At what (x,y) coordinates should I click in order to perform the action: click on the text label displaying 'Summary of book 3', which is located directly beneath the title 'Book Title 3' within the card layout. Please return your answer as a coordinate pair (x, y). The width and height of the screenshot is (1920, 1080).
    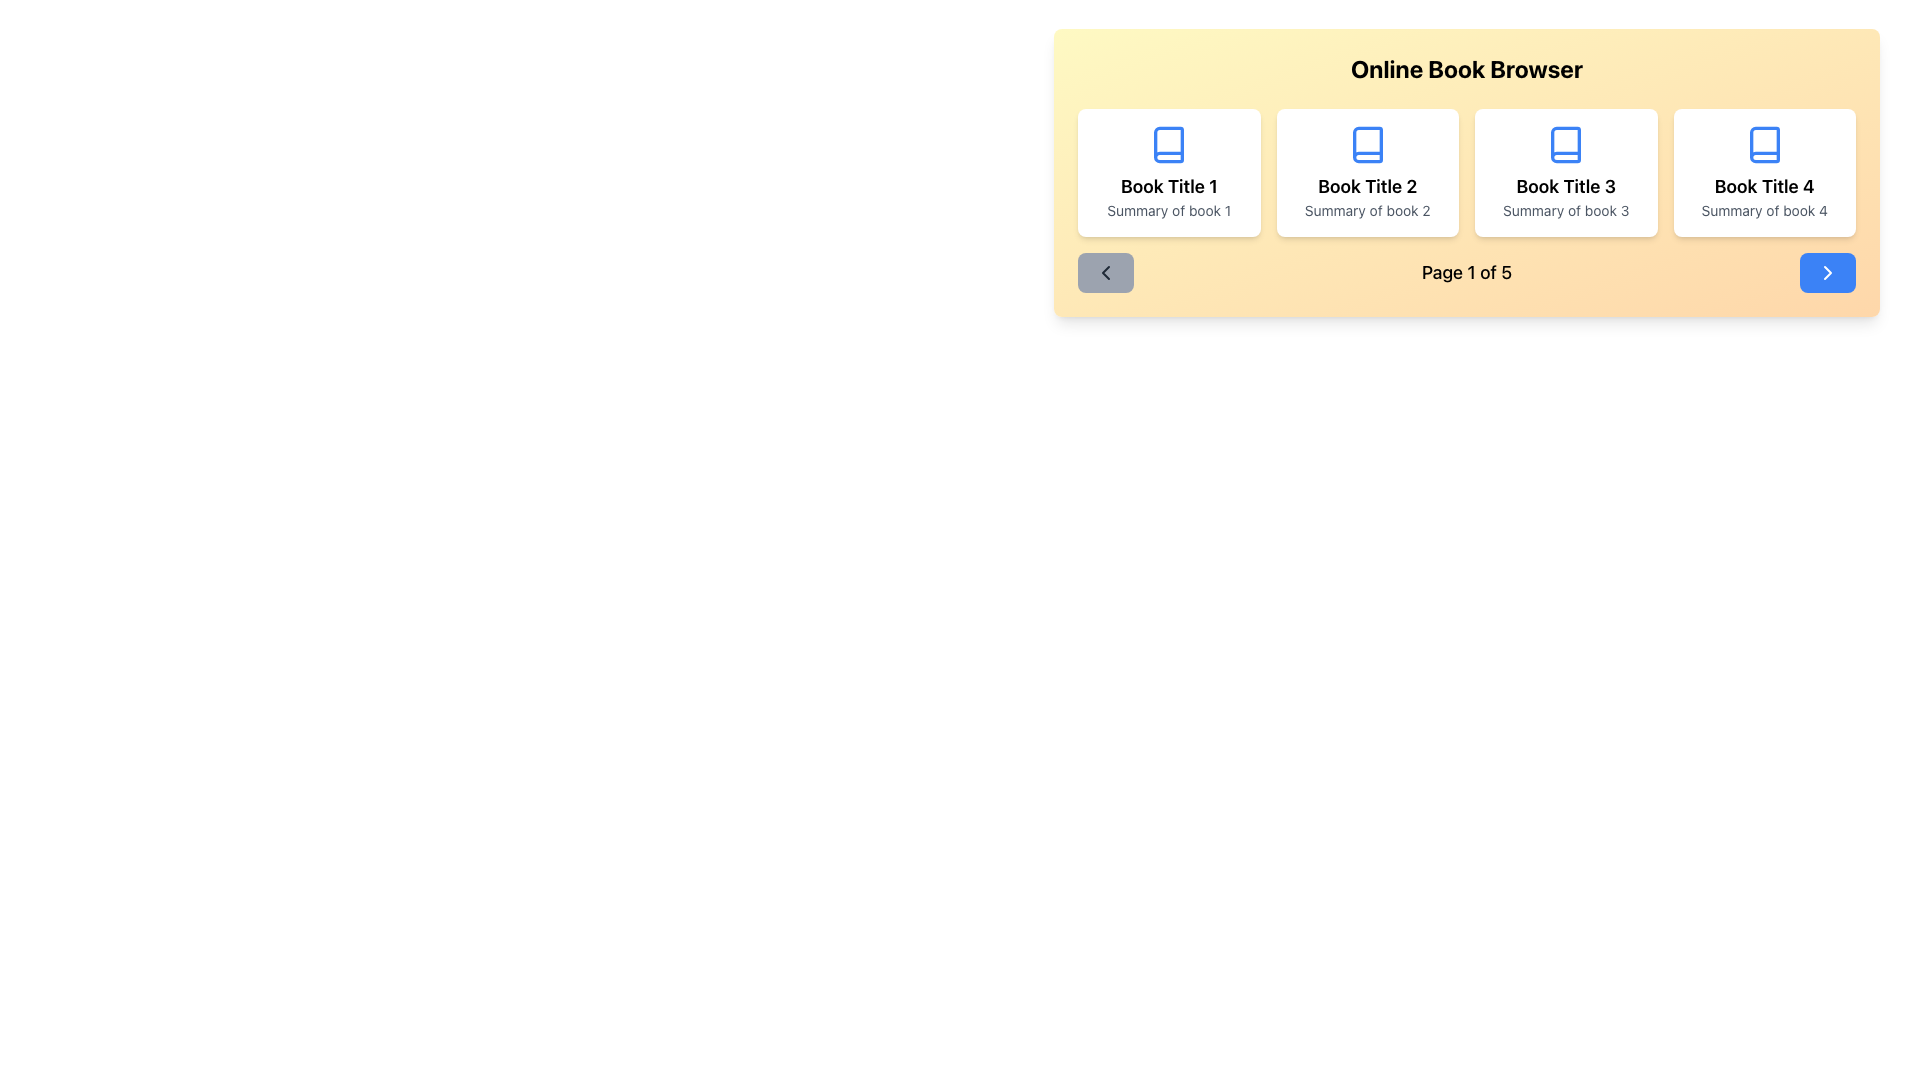
    Looking at the image, I should click on (1565, 211).